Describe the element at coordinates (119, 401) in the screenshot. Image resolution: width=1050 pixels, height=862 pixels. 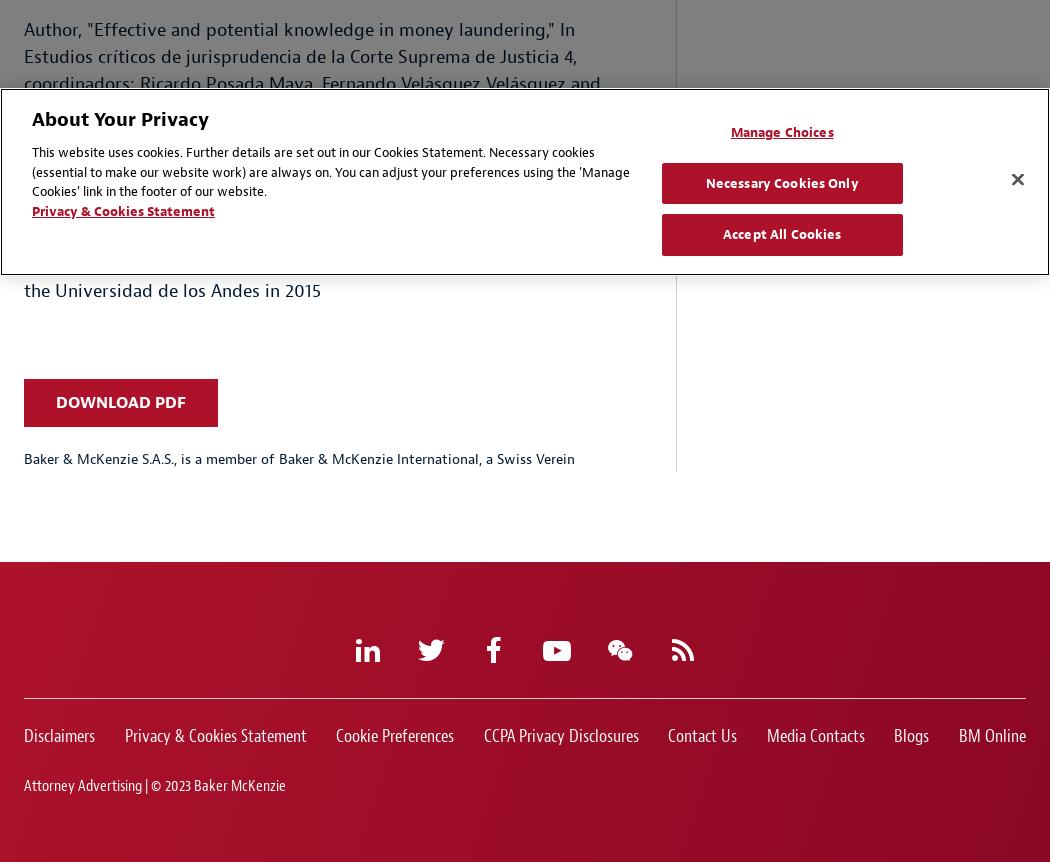
I see `'Download PDF'` at that location.